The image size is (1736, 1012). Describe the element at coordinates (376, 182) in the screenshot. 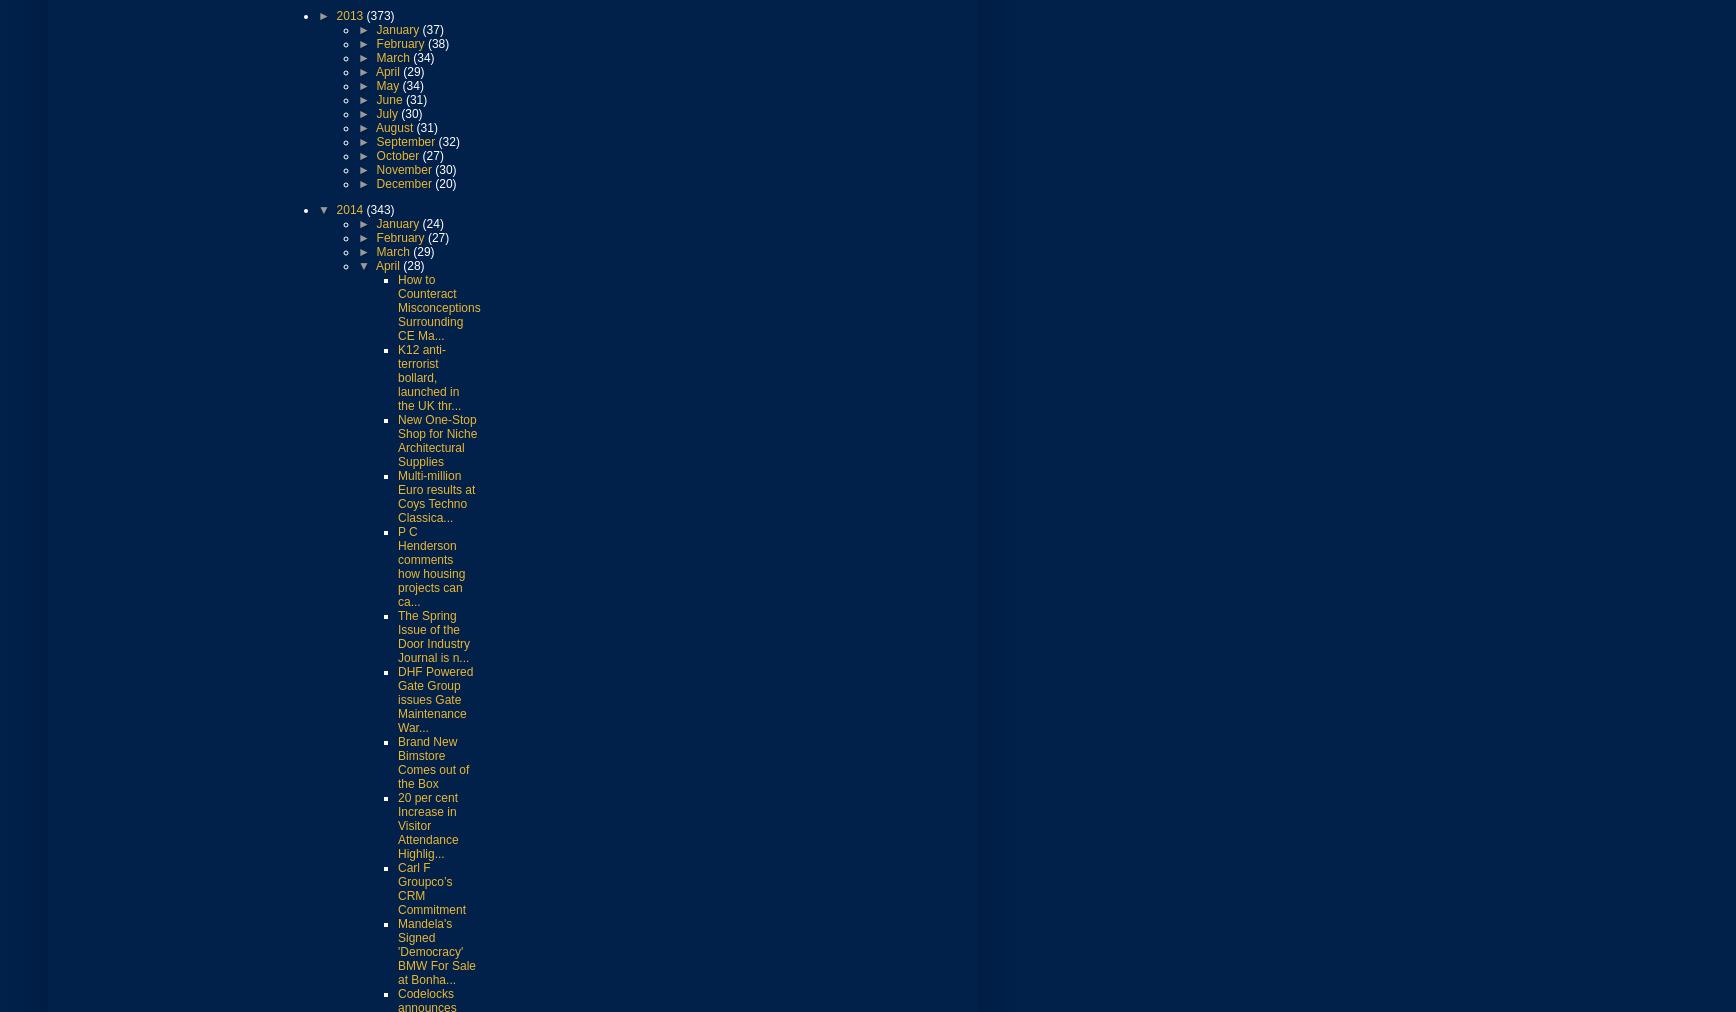

I see `'December'` at that location.